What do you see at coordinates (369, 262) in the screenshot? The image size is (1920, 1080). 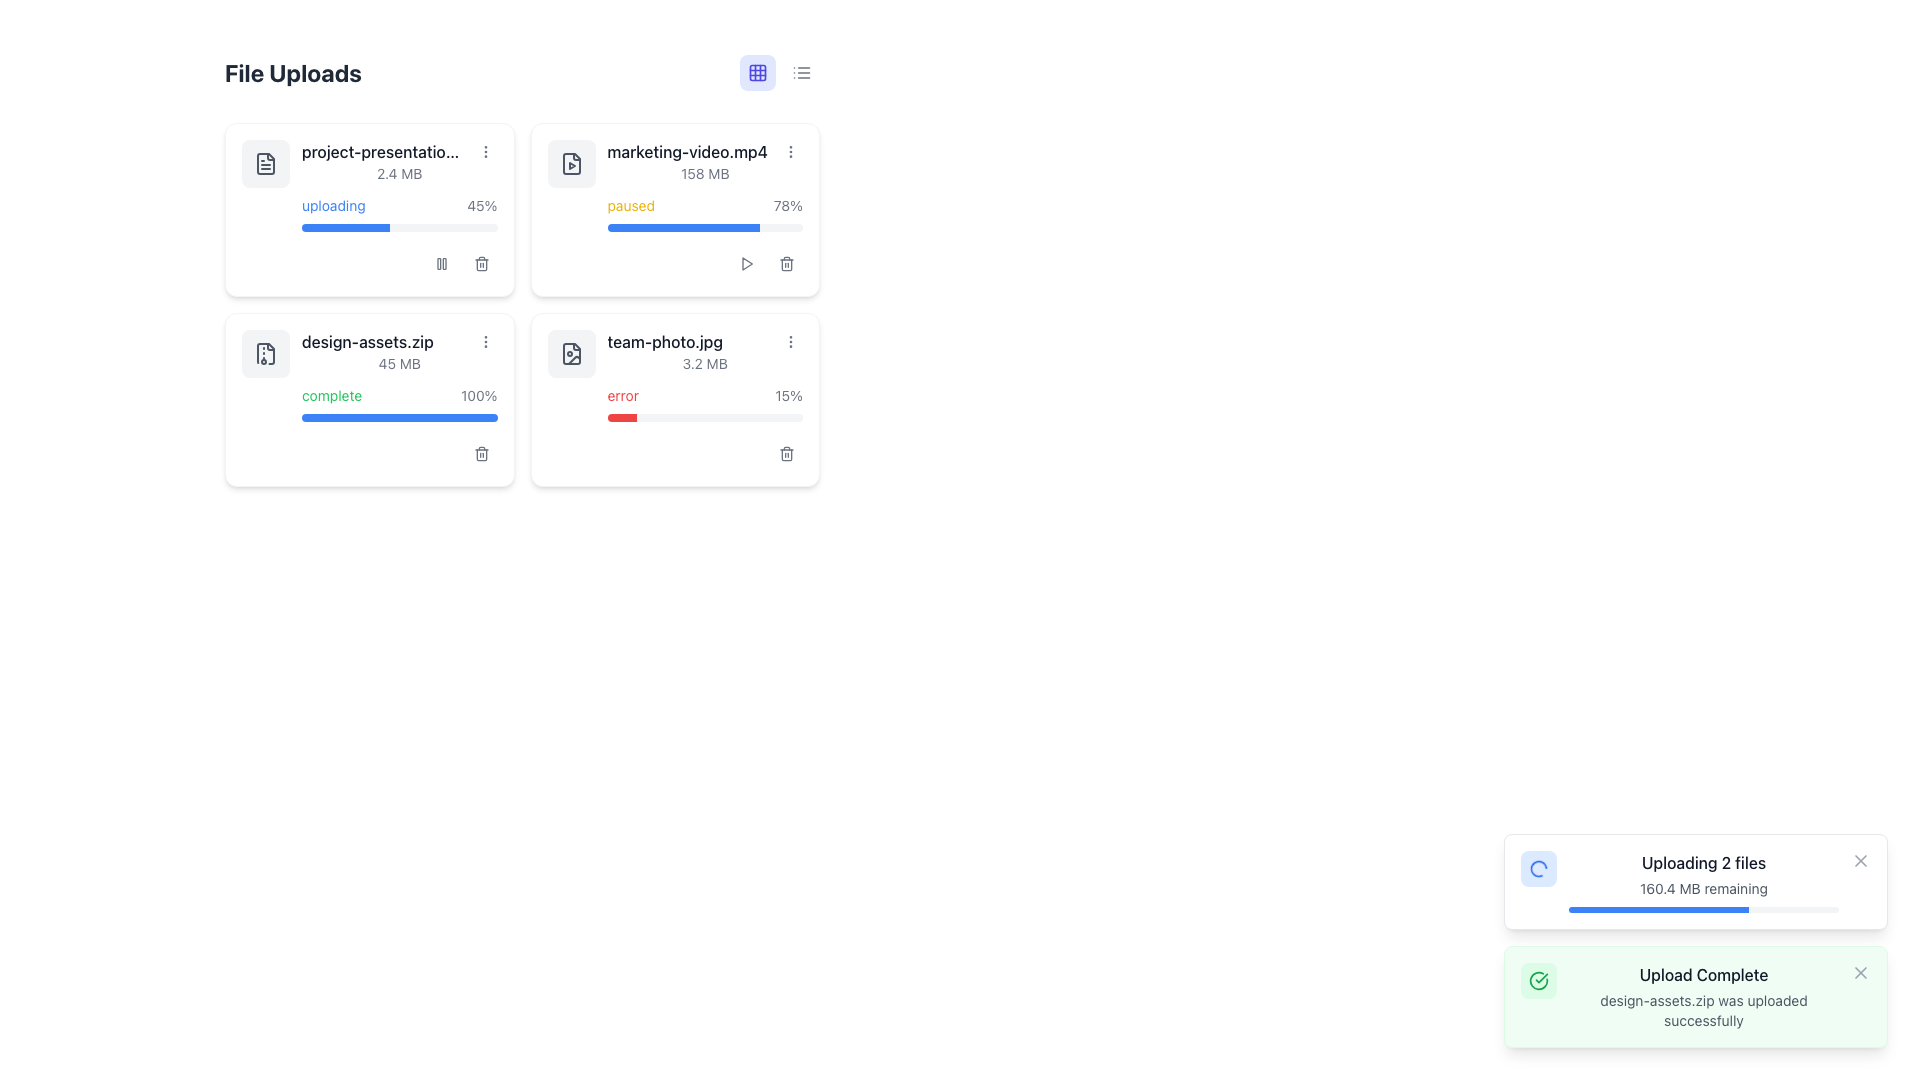 I see `the pause button in the grouped control at the bottom-right corner of the 'project-presentation.pptx' card` at bounding box center [369, 262].